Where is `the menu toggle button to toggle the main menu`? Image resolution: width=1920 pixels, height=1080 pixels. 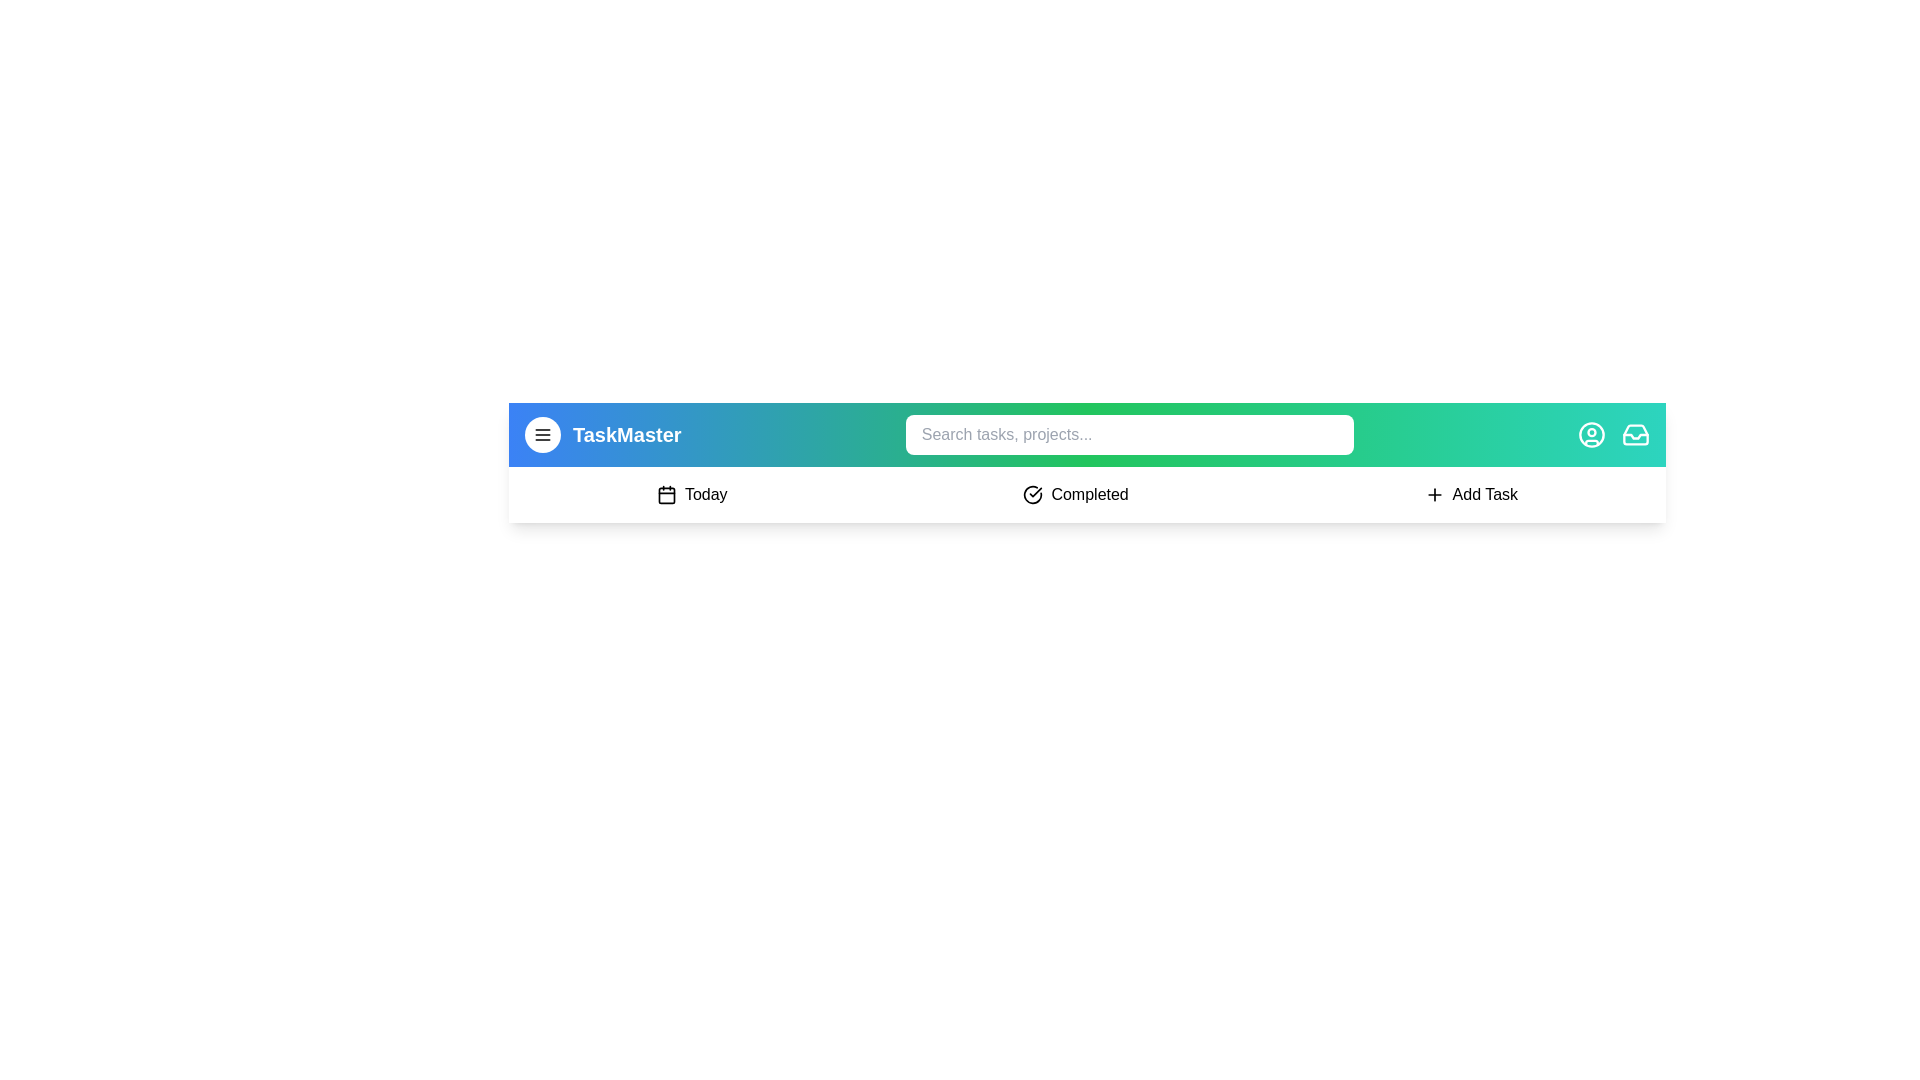
the menu toggle button to toggle the main menu is located at coordinates (542, 434).